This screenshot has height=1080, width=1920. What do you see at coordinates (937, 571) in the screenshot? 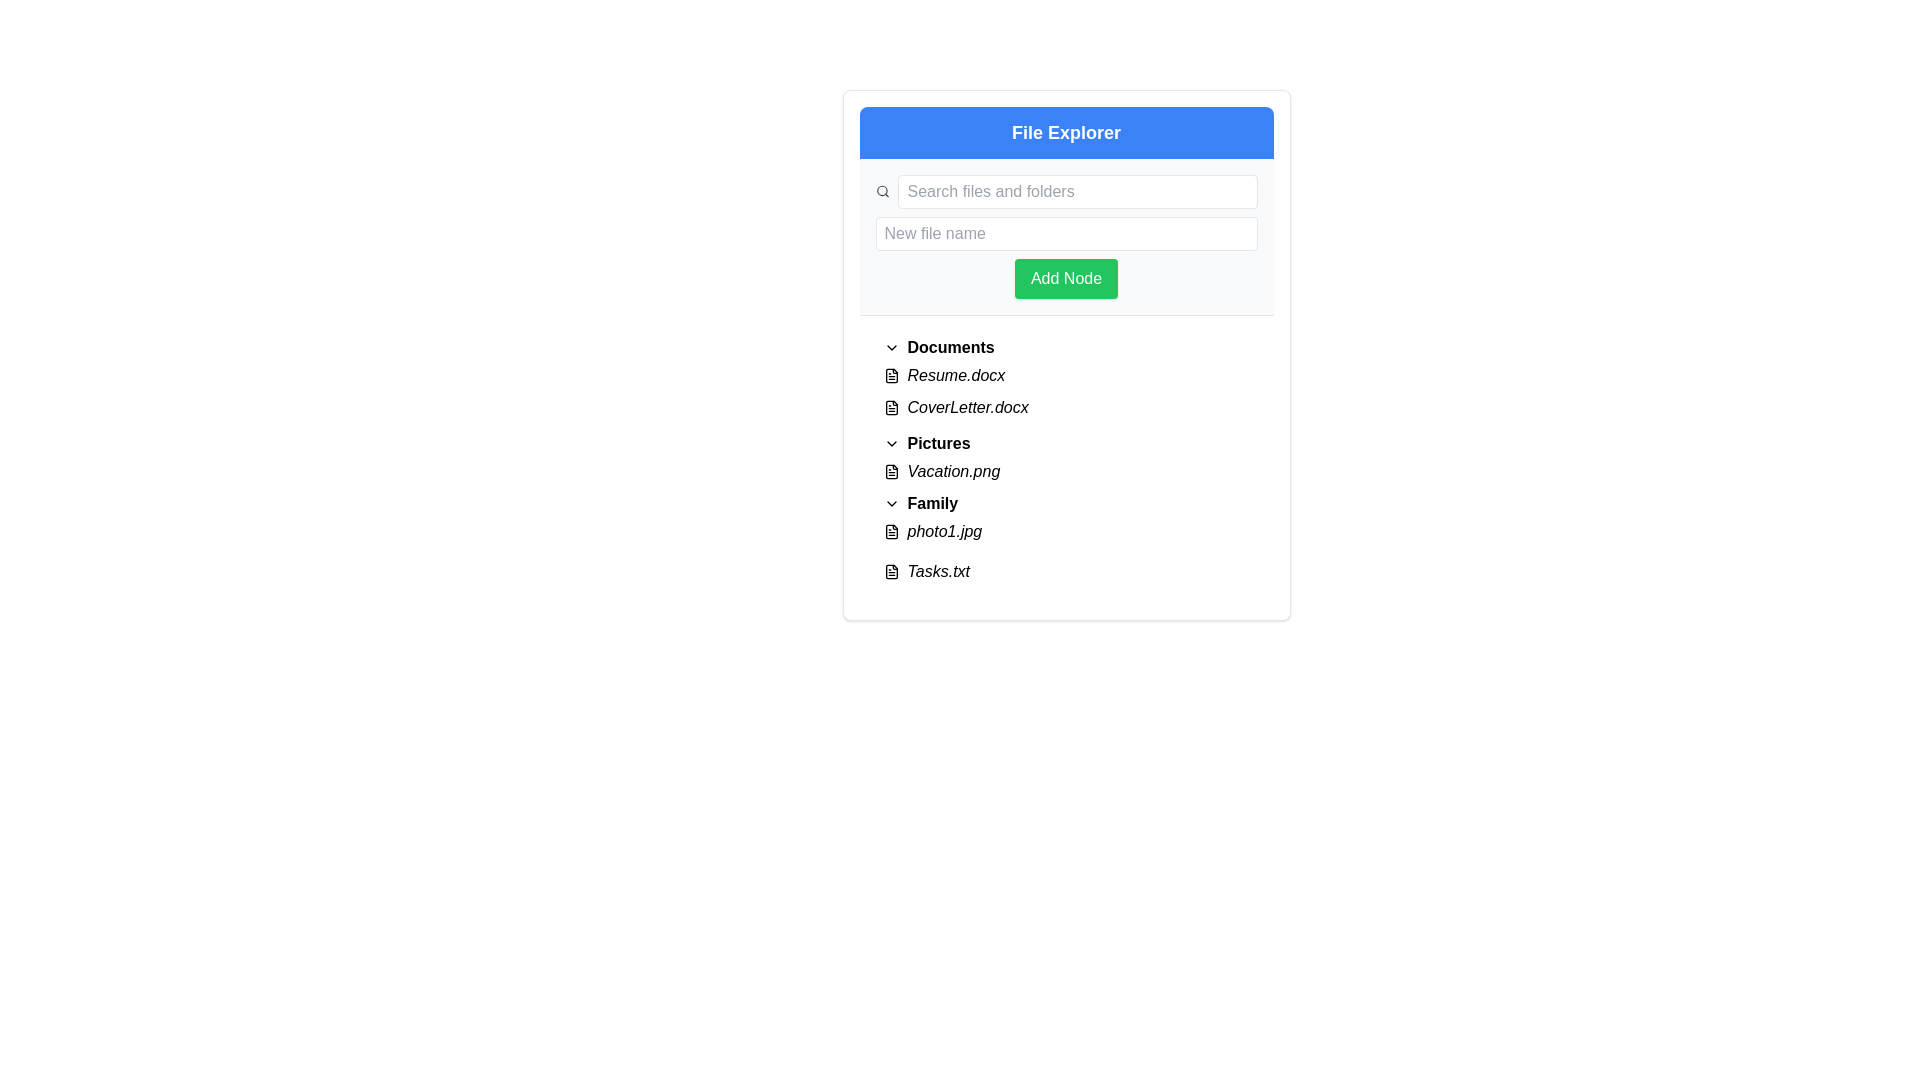
I see `the italicized text label displaying the filename 'Tasks.txt', located at the bottom of the file list section under the header 'Family'` at bounding box center [937, 571].